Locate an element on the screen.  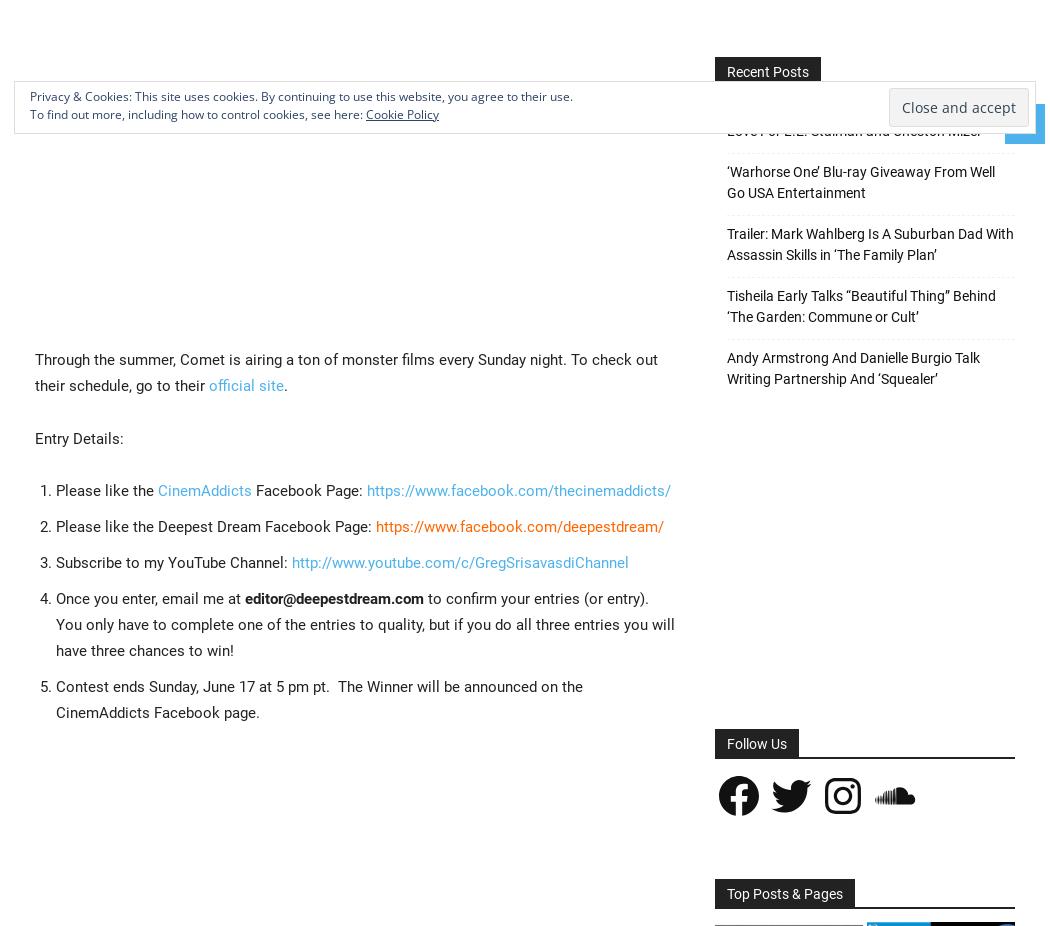
'To find out more, including how to control cookies, see here:' is located at coordinates (197, 113).